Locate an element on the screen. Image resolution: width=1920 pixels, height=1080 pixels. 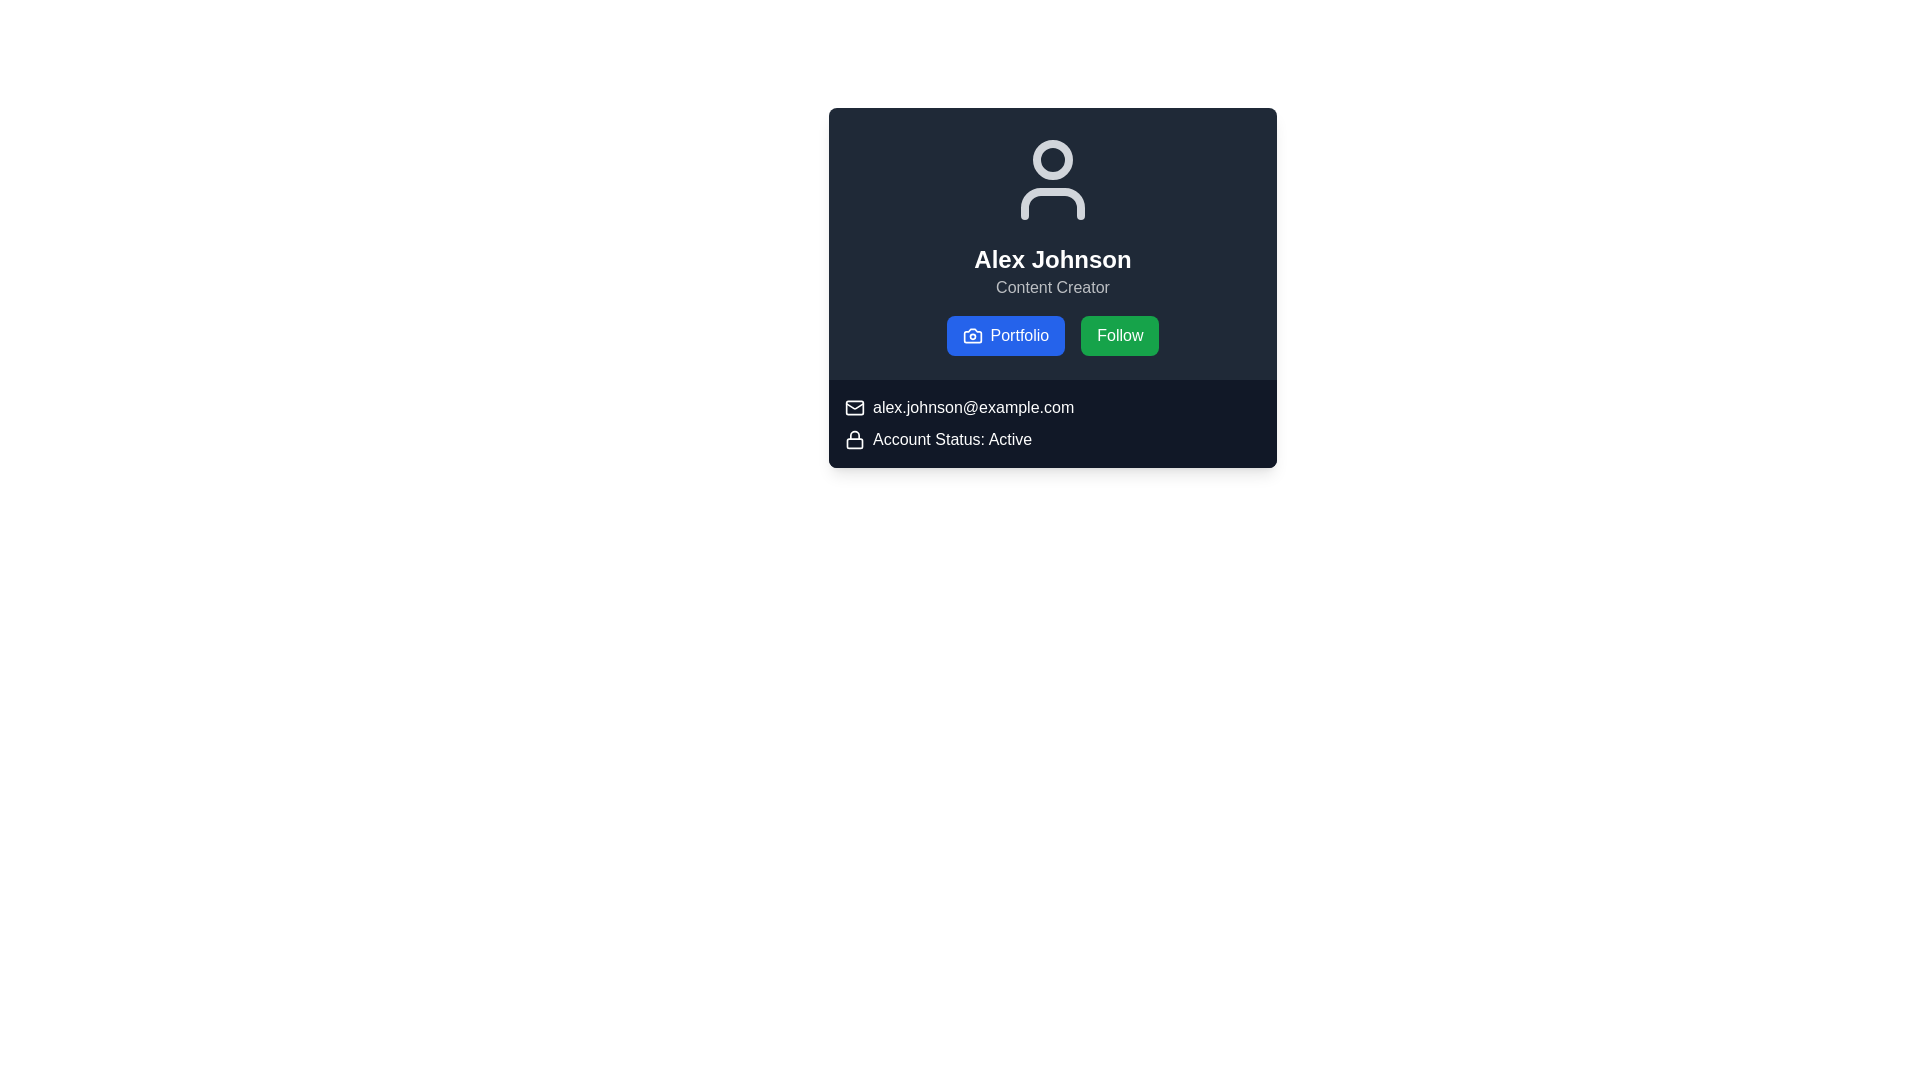
the graphic circle representing the head portion of the user icon located at the upper central area of the profile card is located at coordinates (1051, 158).